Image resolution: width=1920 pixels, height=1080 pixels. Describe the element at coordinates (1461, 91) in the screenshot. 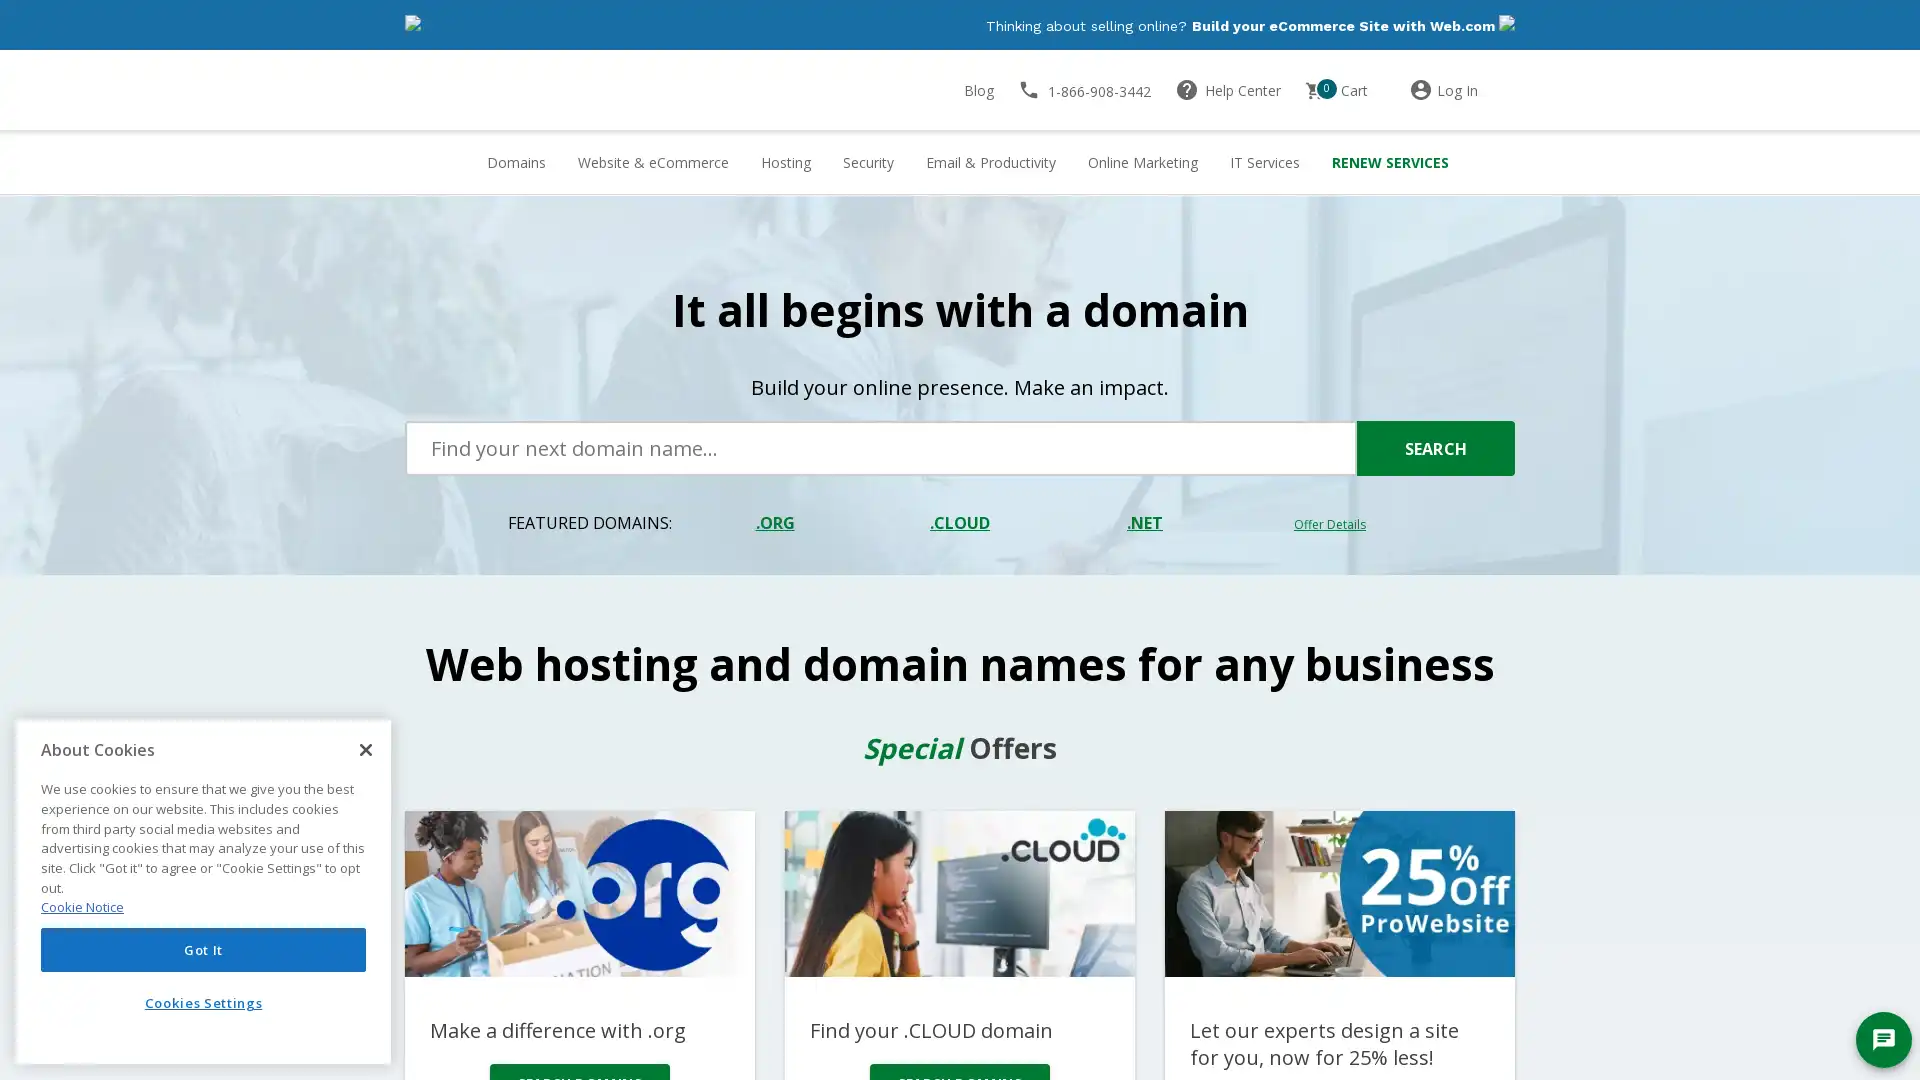

I see `Log In` at that location.